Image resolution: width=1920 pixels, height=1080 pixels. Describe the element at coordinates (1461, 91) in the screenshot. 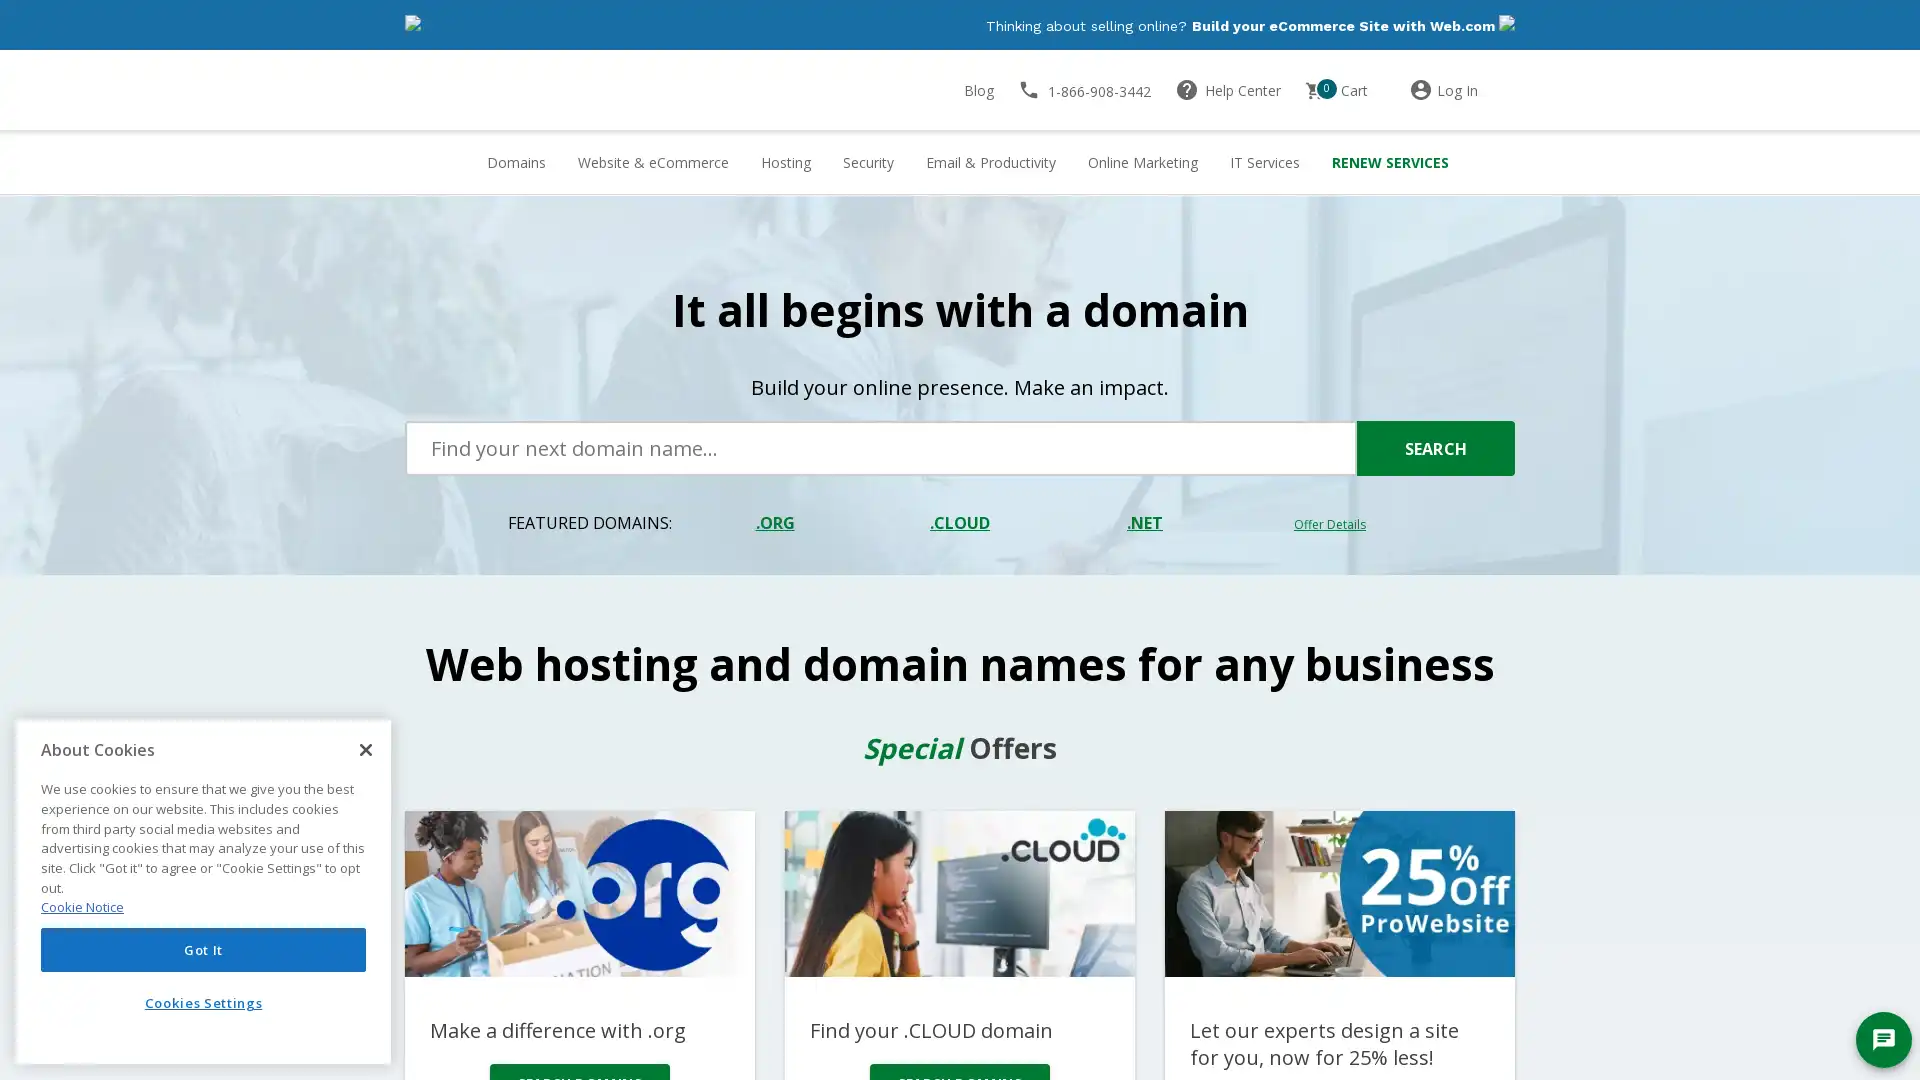

I see `Log In` at that location.